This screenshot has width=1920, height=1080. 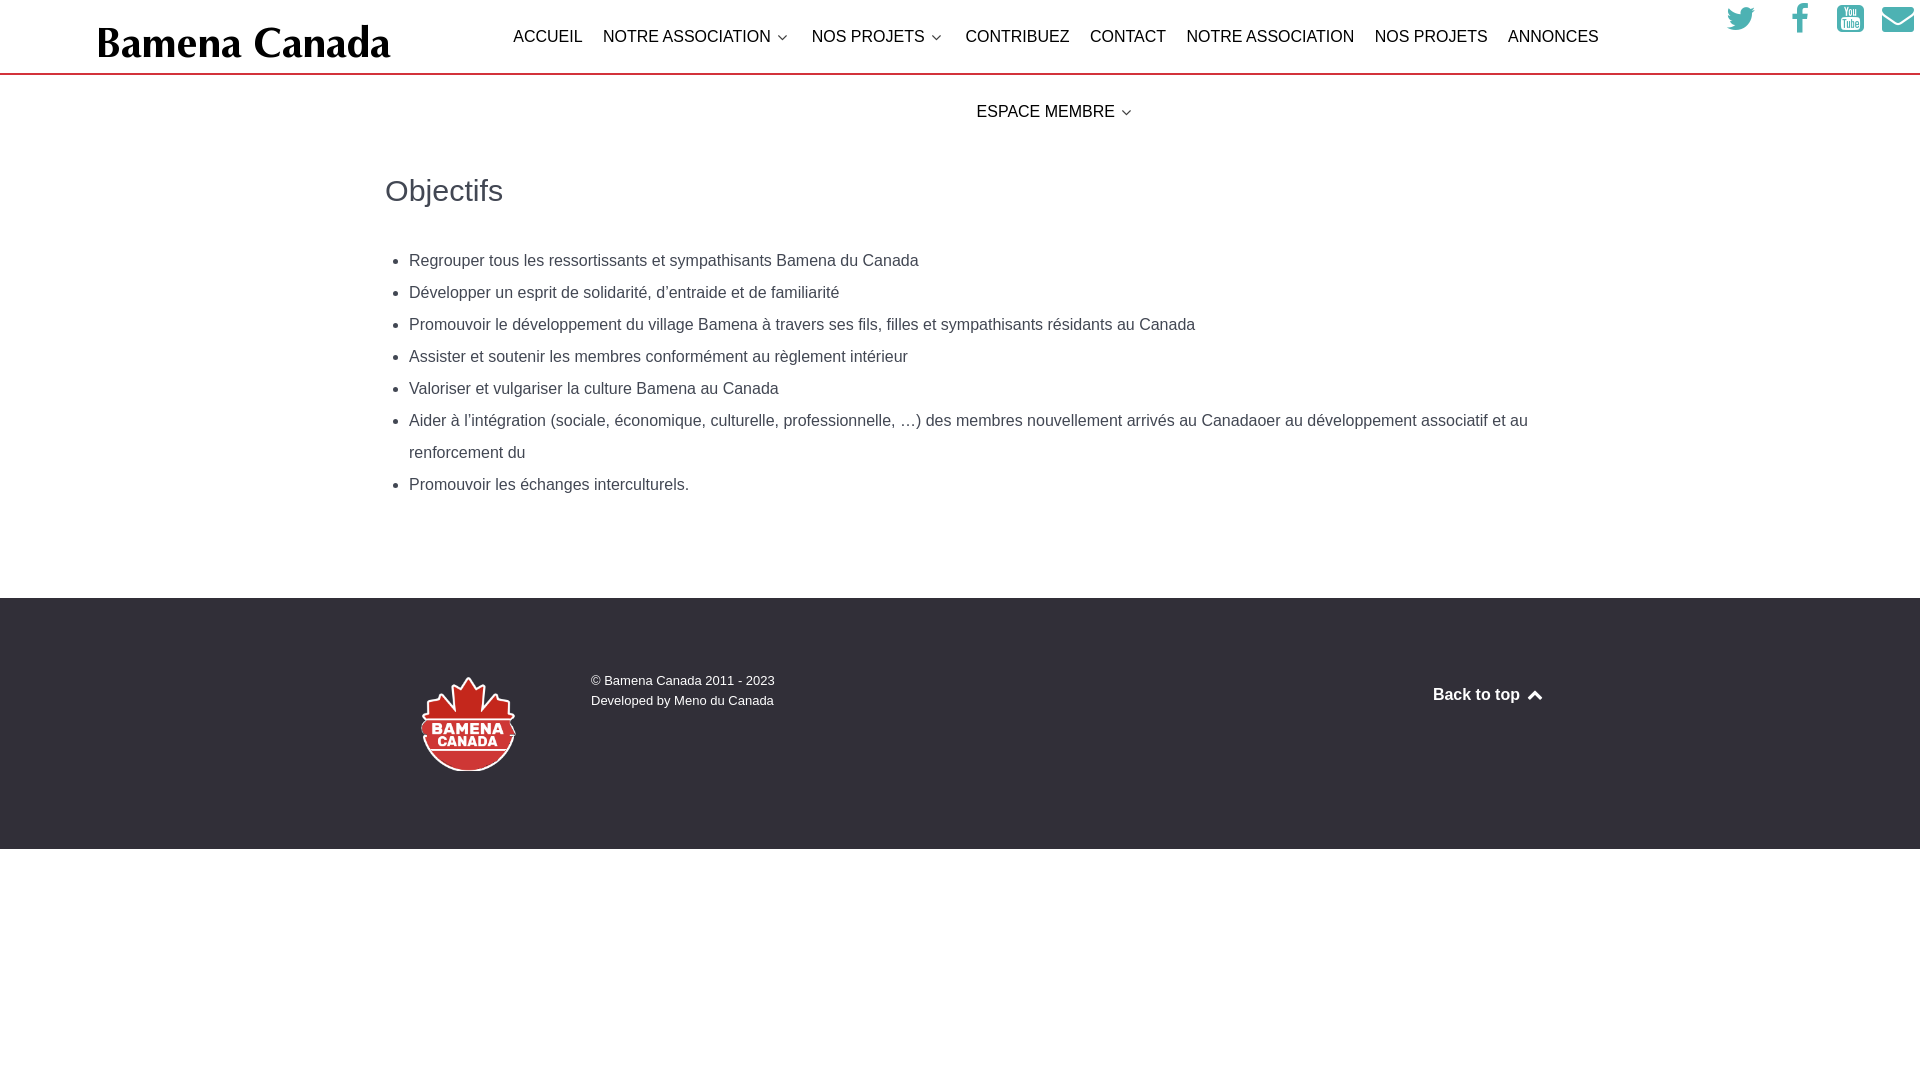 What do you see at coordinates (240, 45) in the screenshot?
I see `'Bamena Canada'` at bounding box center [240, 45].